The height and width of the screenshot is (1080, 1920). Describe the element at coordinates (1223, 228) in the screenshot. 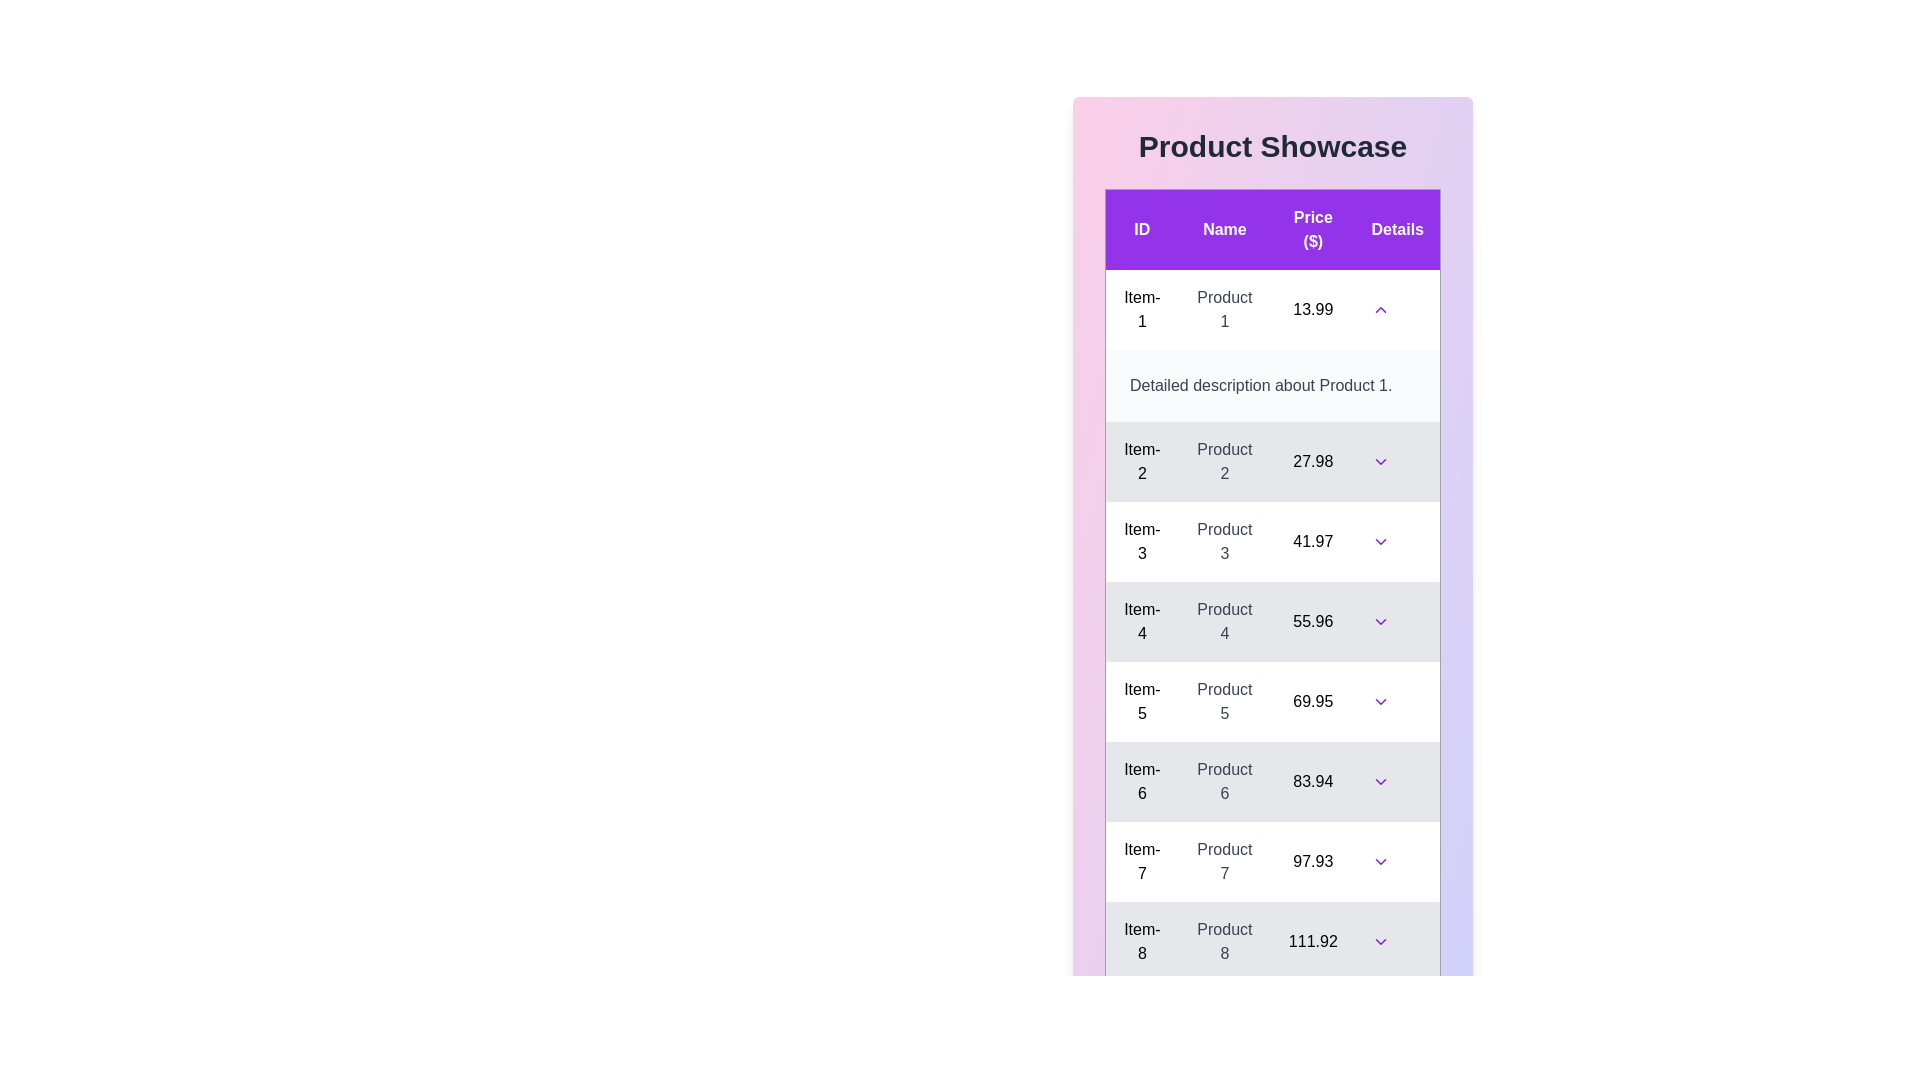

I see `the column header Name to sort the table` at that location.